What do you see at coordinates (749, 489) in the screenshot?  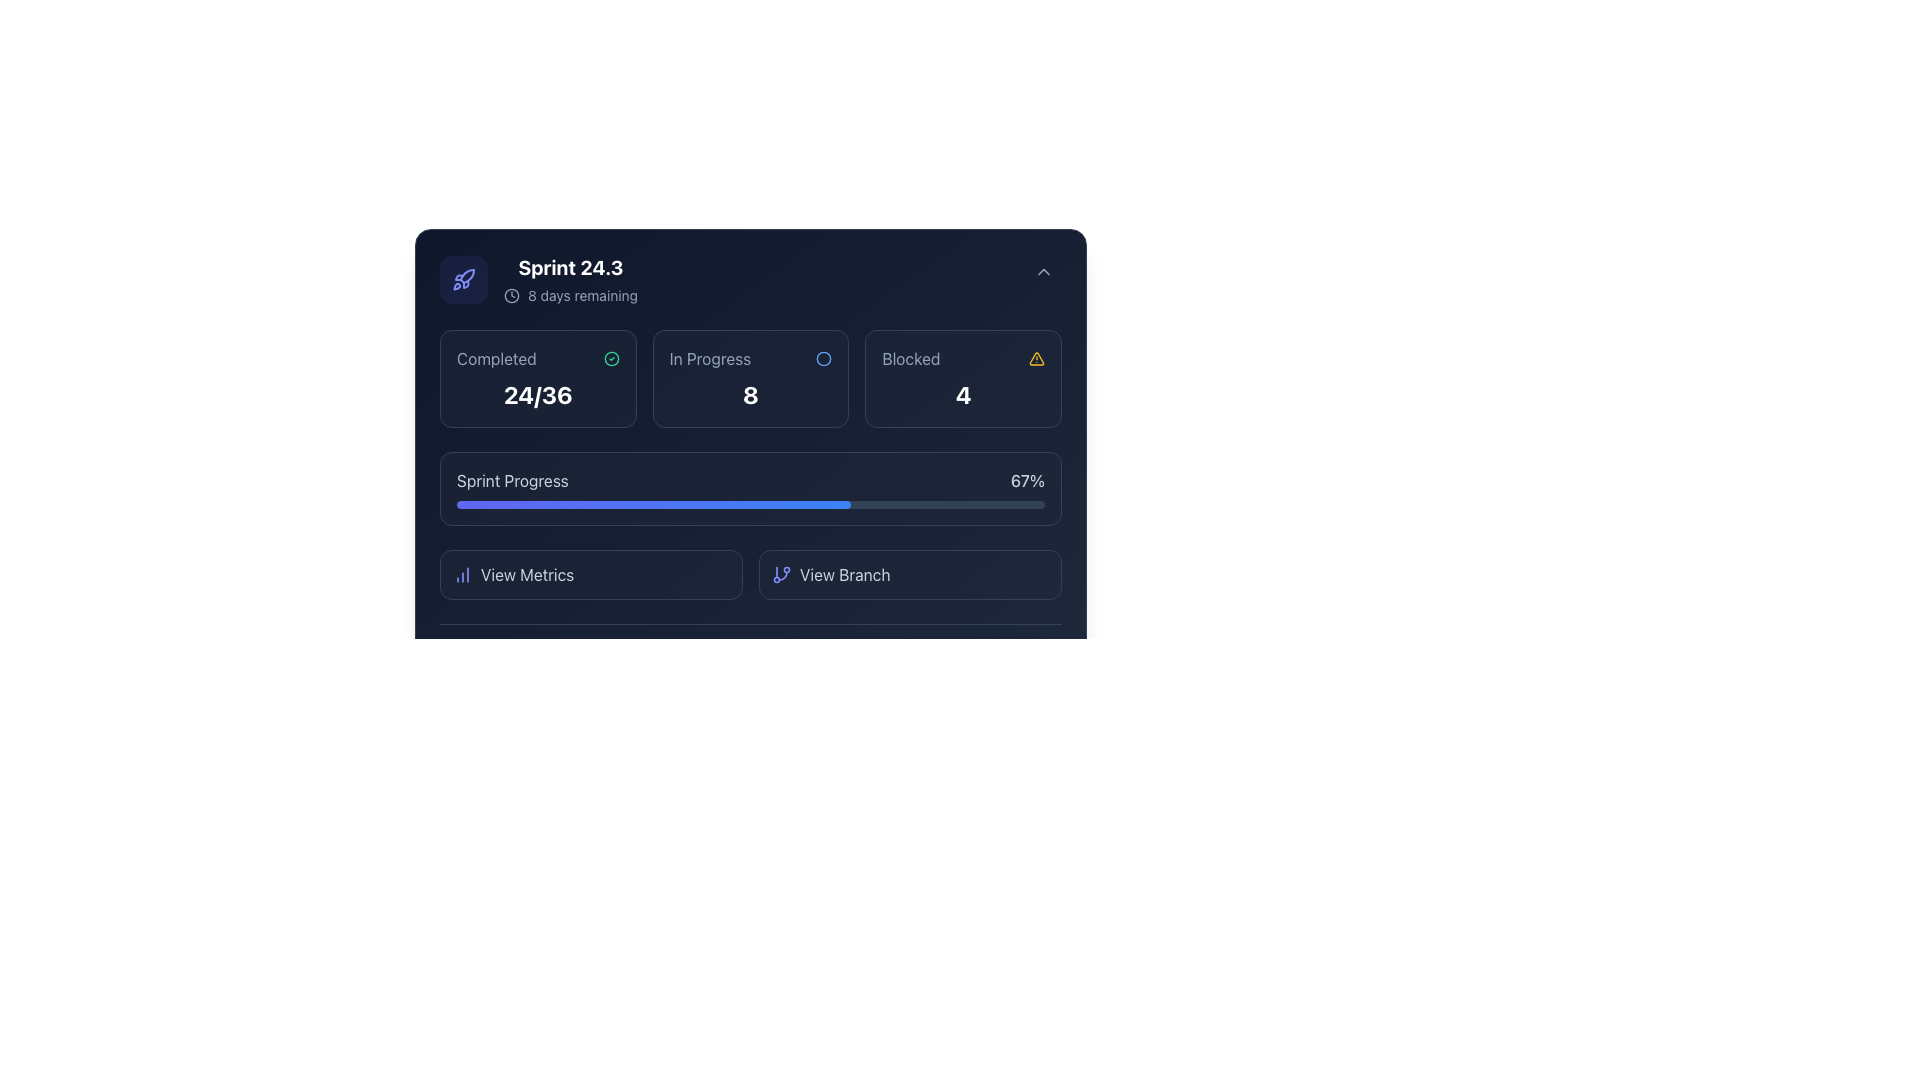 I see `the progress bar with rounded edges that displays a completion percentage of 67%` at bounding box center [749, 489].